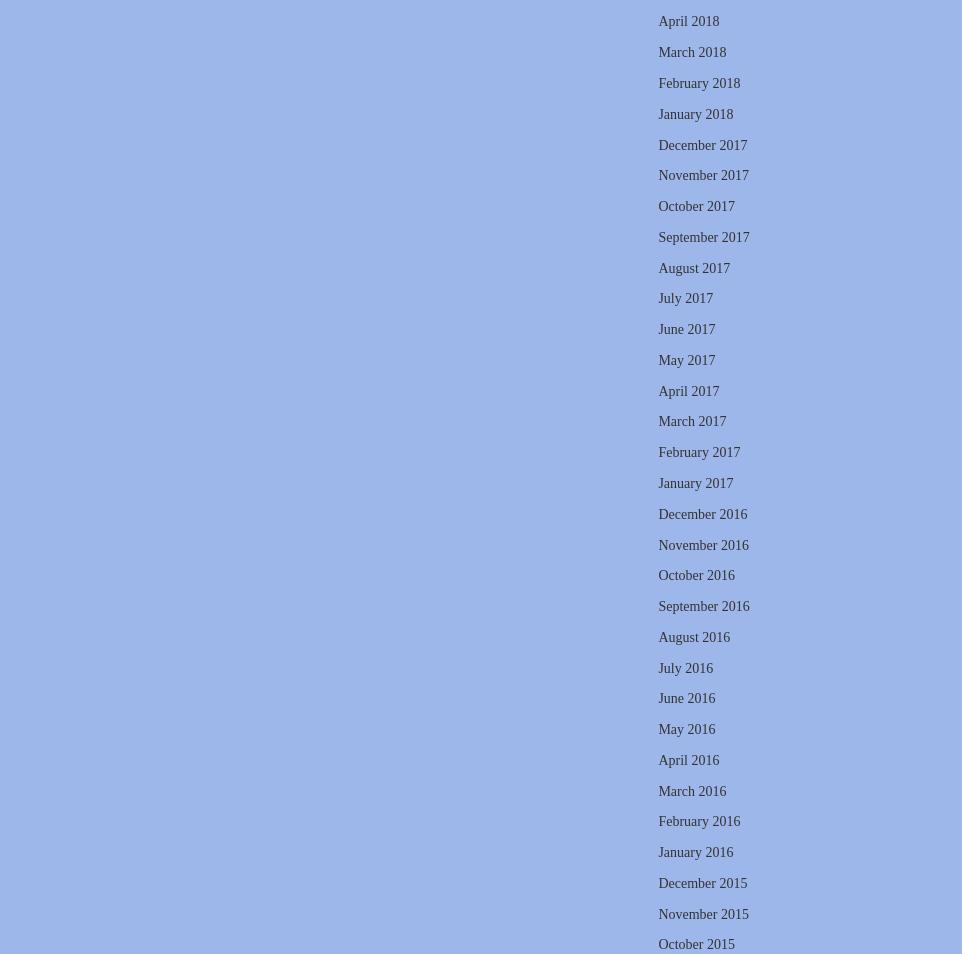  Describe the element at coordinates (690, 51) in the screenshot. I see `'March 2018'` at that location.